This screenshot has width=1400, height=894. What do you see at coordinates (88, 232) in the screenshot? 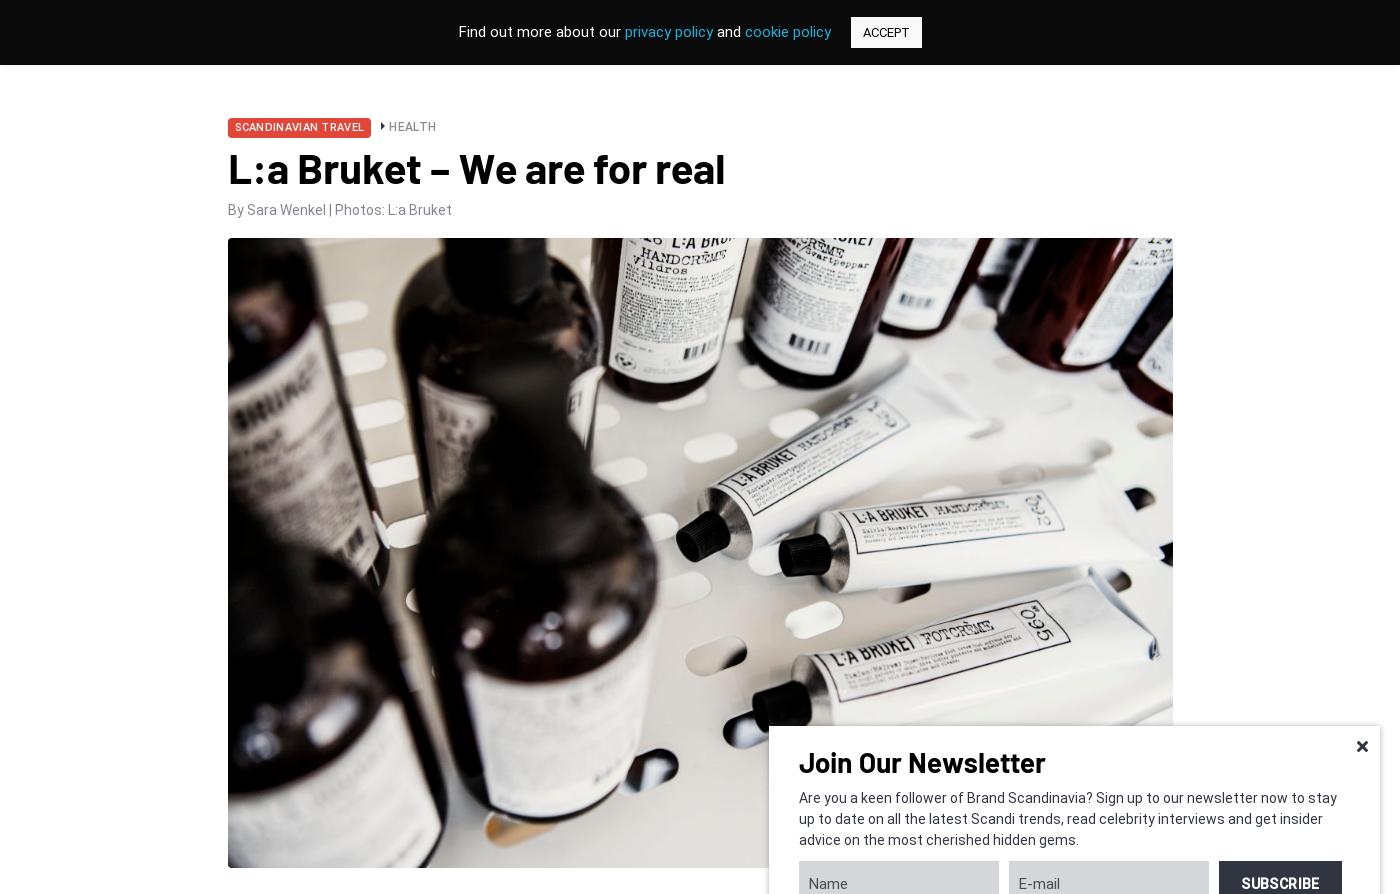
I see `'Fashion'` at bounding box center [88, 232].